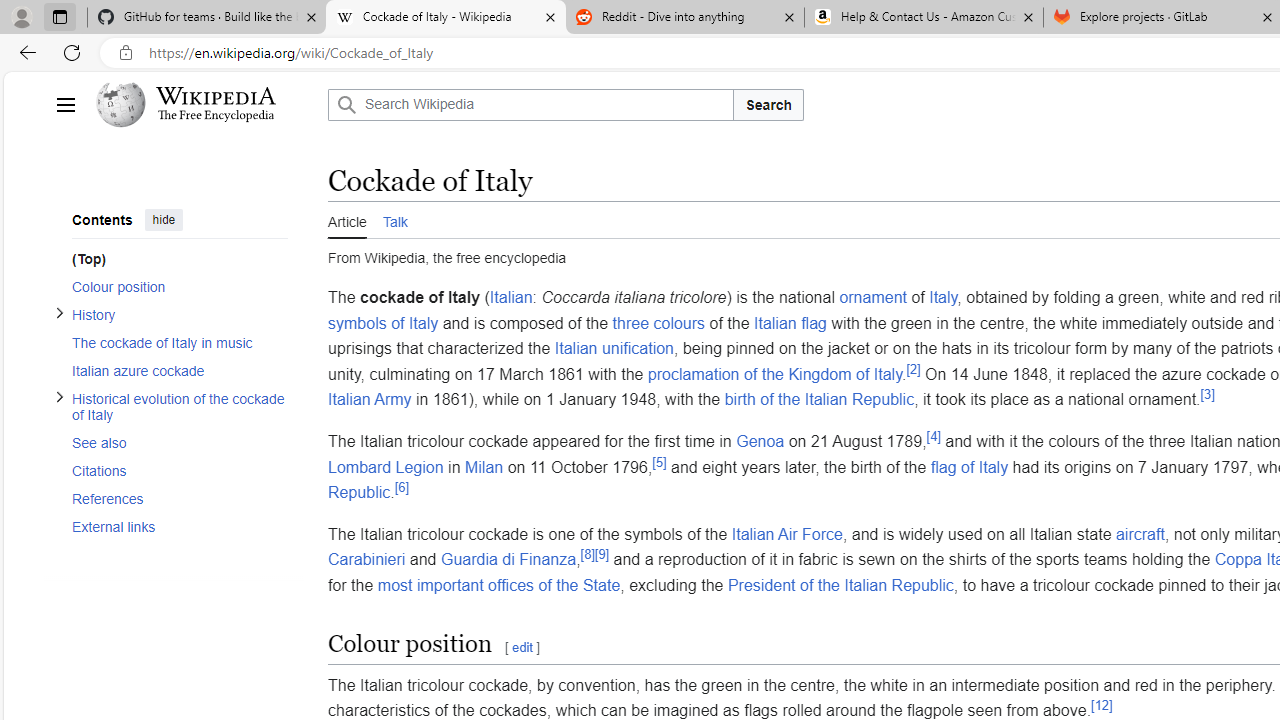  What do you see at coordinates (174, 341) in the screenshot?
I see `'The cockade of Italy in music'` at bounding box center [174, 341].